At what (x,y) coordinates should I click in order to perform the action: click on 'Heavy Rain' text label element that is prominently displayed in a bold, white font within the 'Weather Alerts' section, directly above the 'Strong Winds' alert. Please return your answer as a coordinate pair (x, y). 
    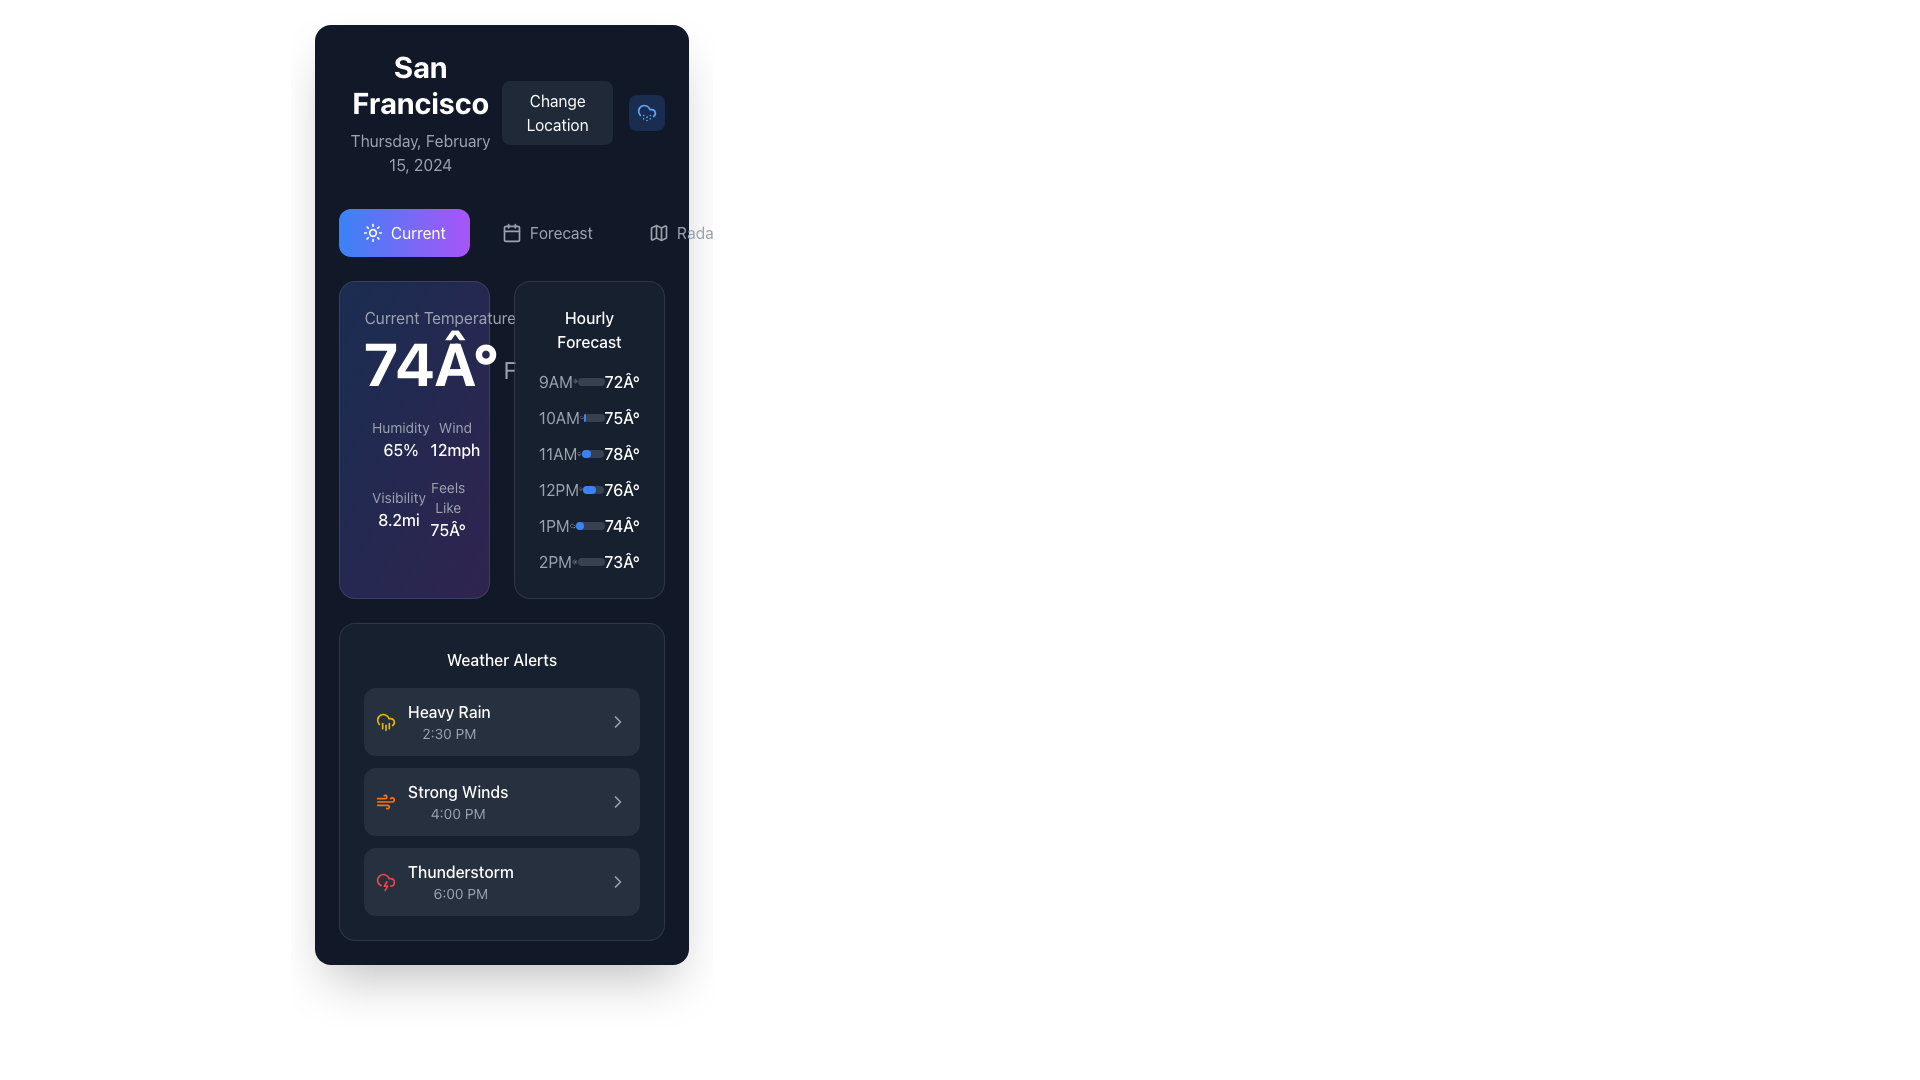
    Looking at the image, I should click on (448, 711).